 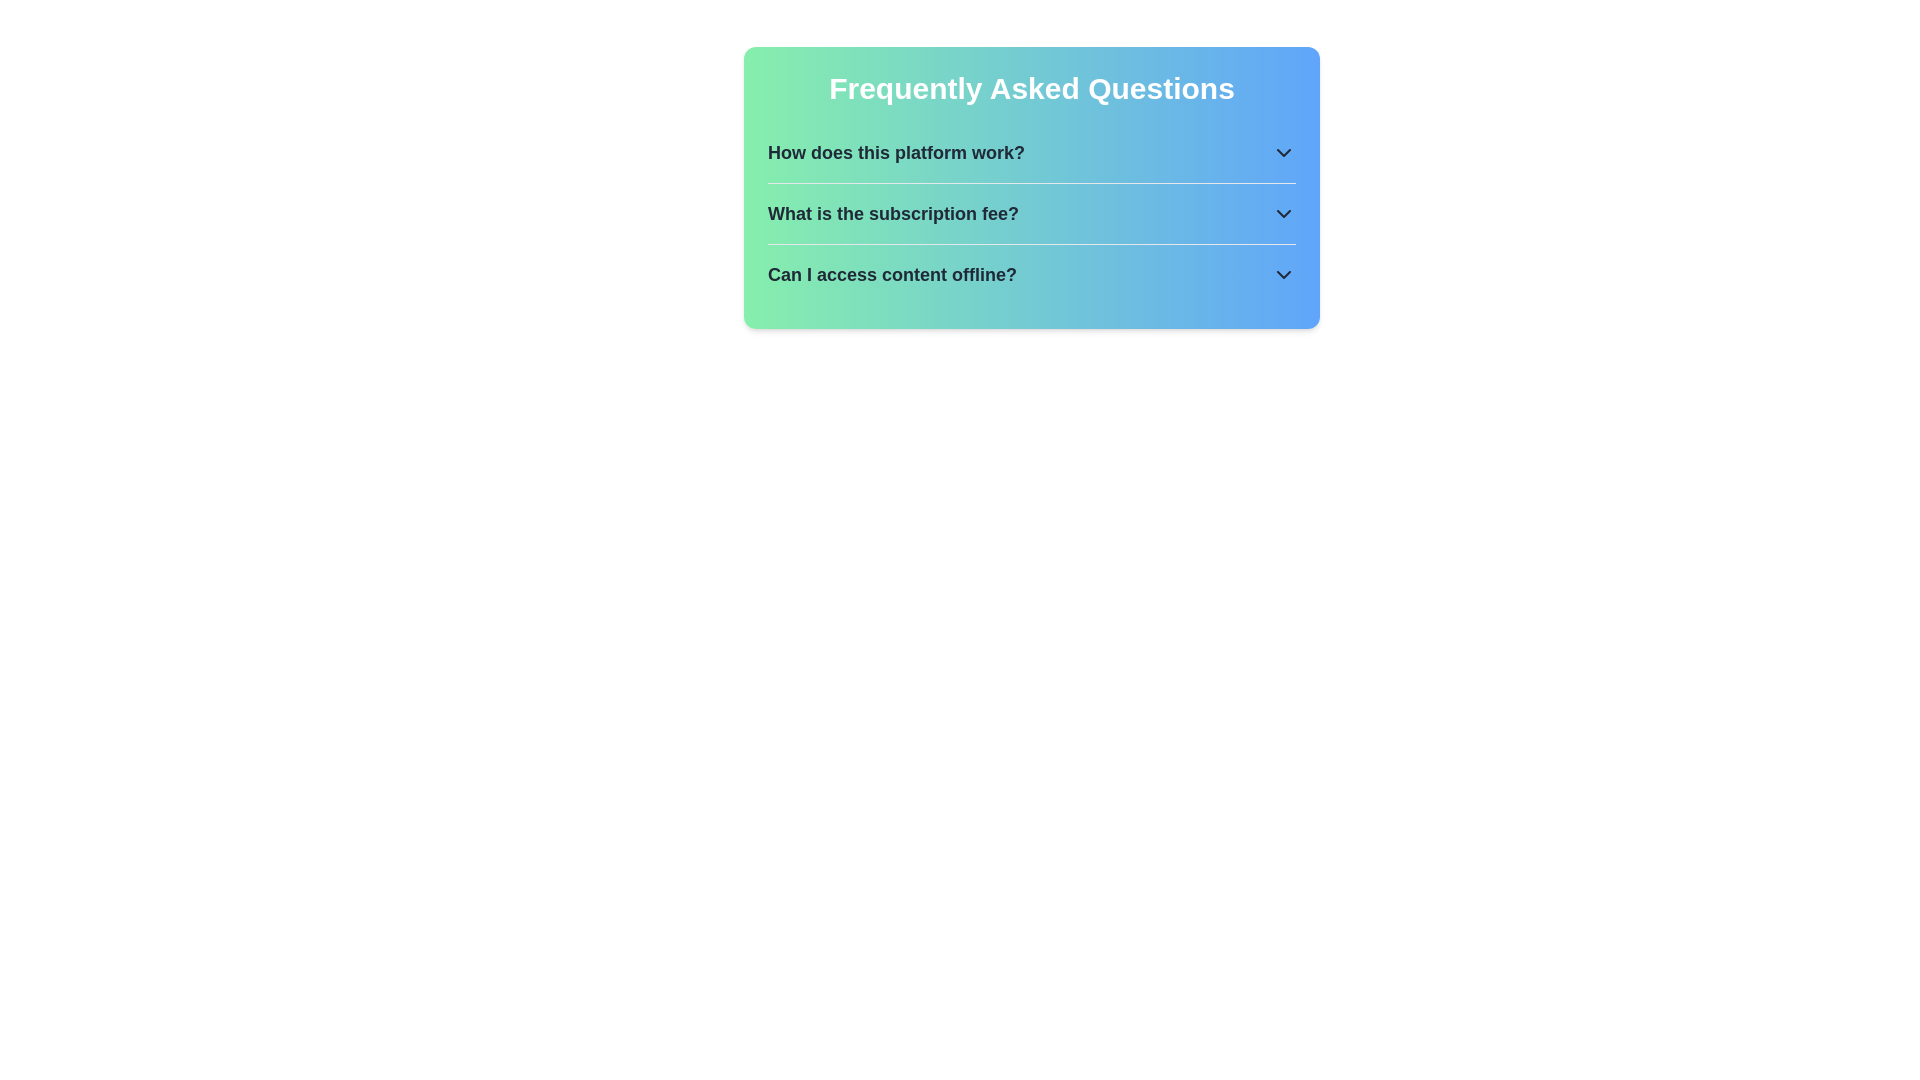 What do you see at coordinates (1032, 152) in the screenshot?
I see `the Dropdown toggle button located in the FAQ section to observe styling changes` at bounding box center [1032, 152].